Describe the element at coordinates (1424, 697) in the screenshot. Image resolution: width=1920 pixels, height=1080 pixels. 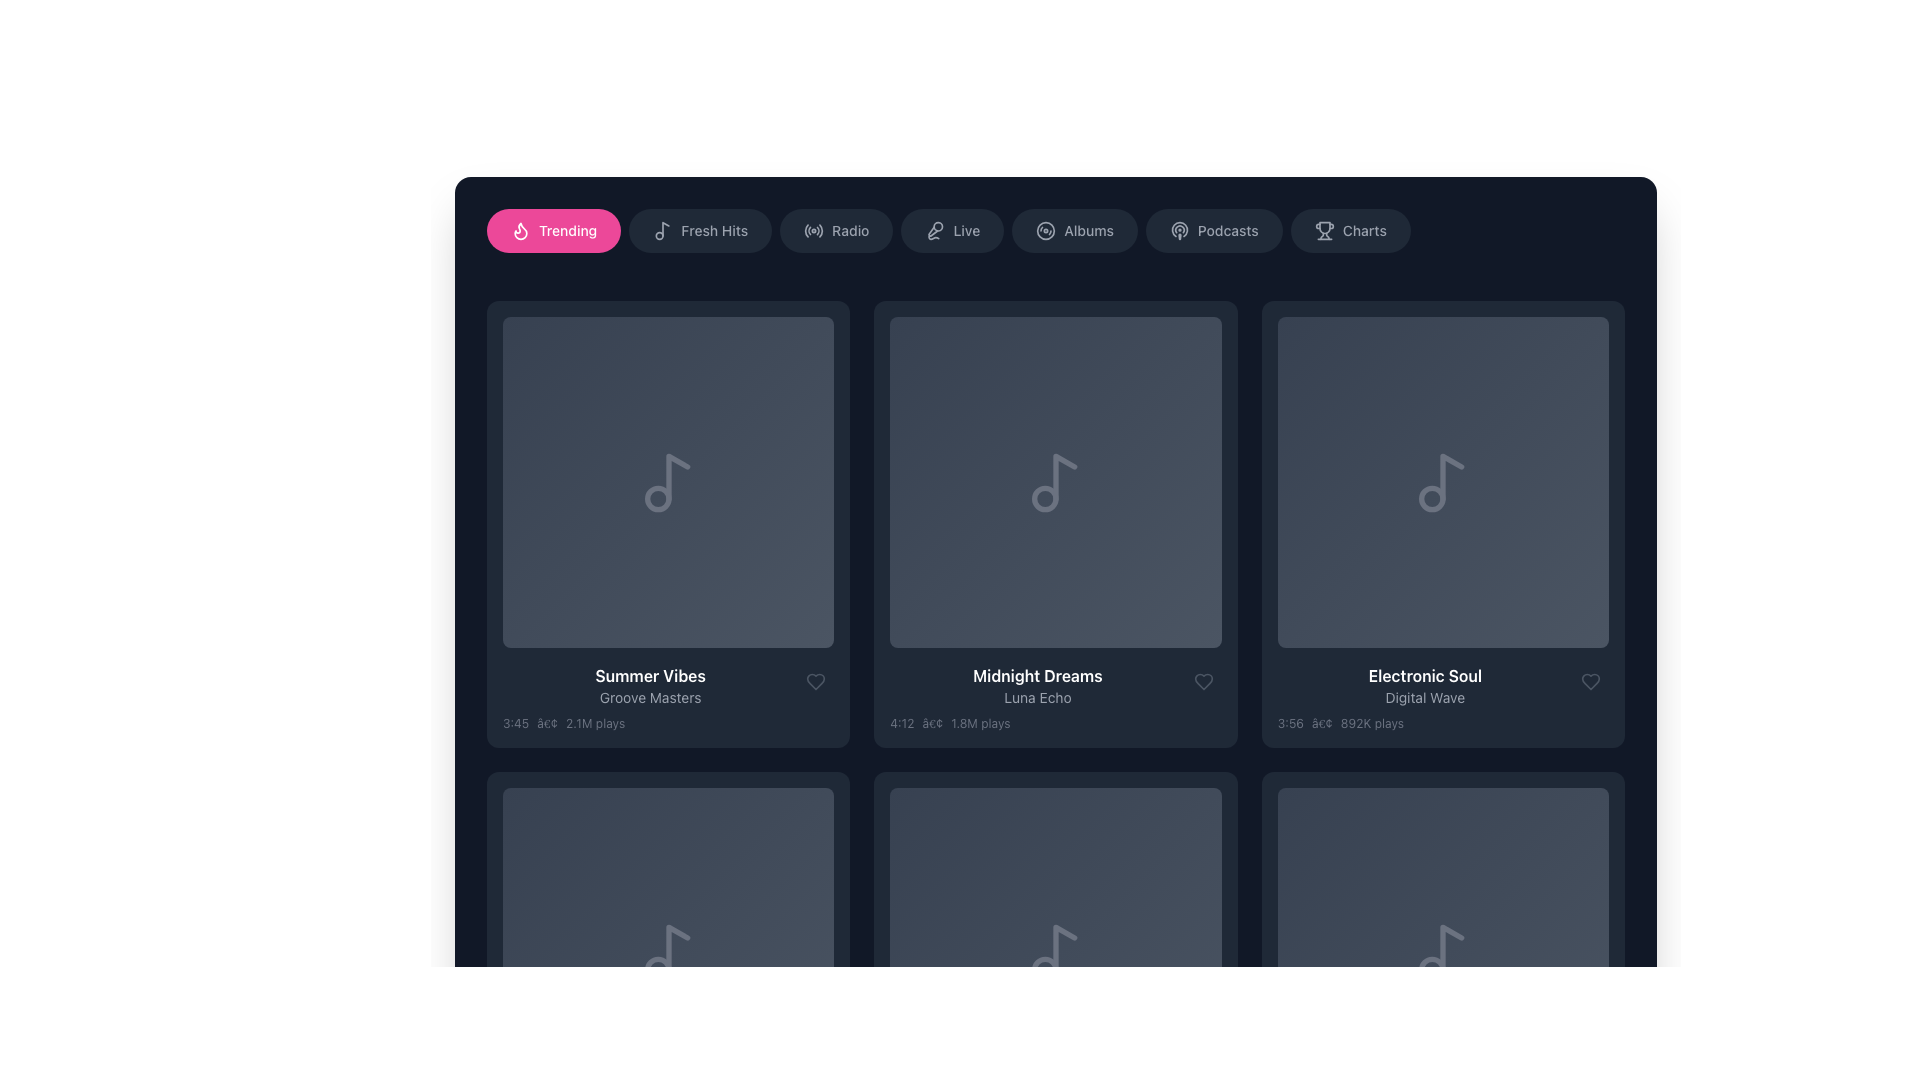
I see `the text label displaying 'Digital Wave' in gray font, located under the main title 'Electronic Soul' in the song card on the third column of the first row` at that location.